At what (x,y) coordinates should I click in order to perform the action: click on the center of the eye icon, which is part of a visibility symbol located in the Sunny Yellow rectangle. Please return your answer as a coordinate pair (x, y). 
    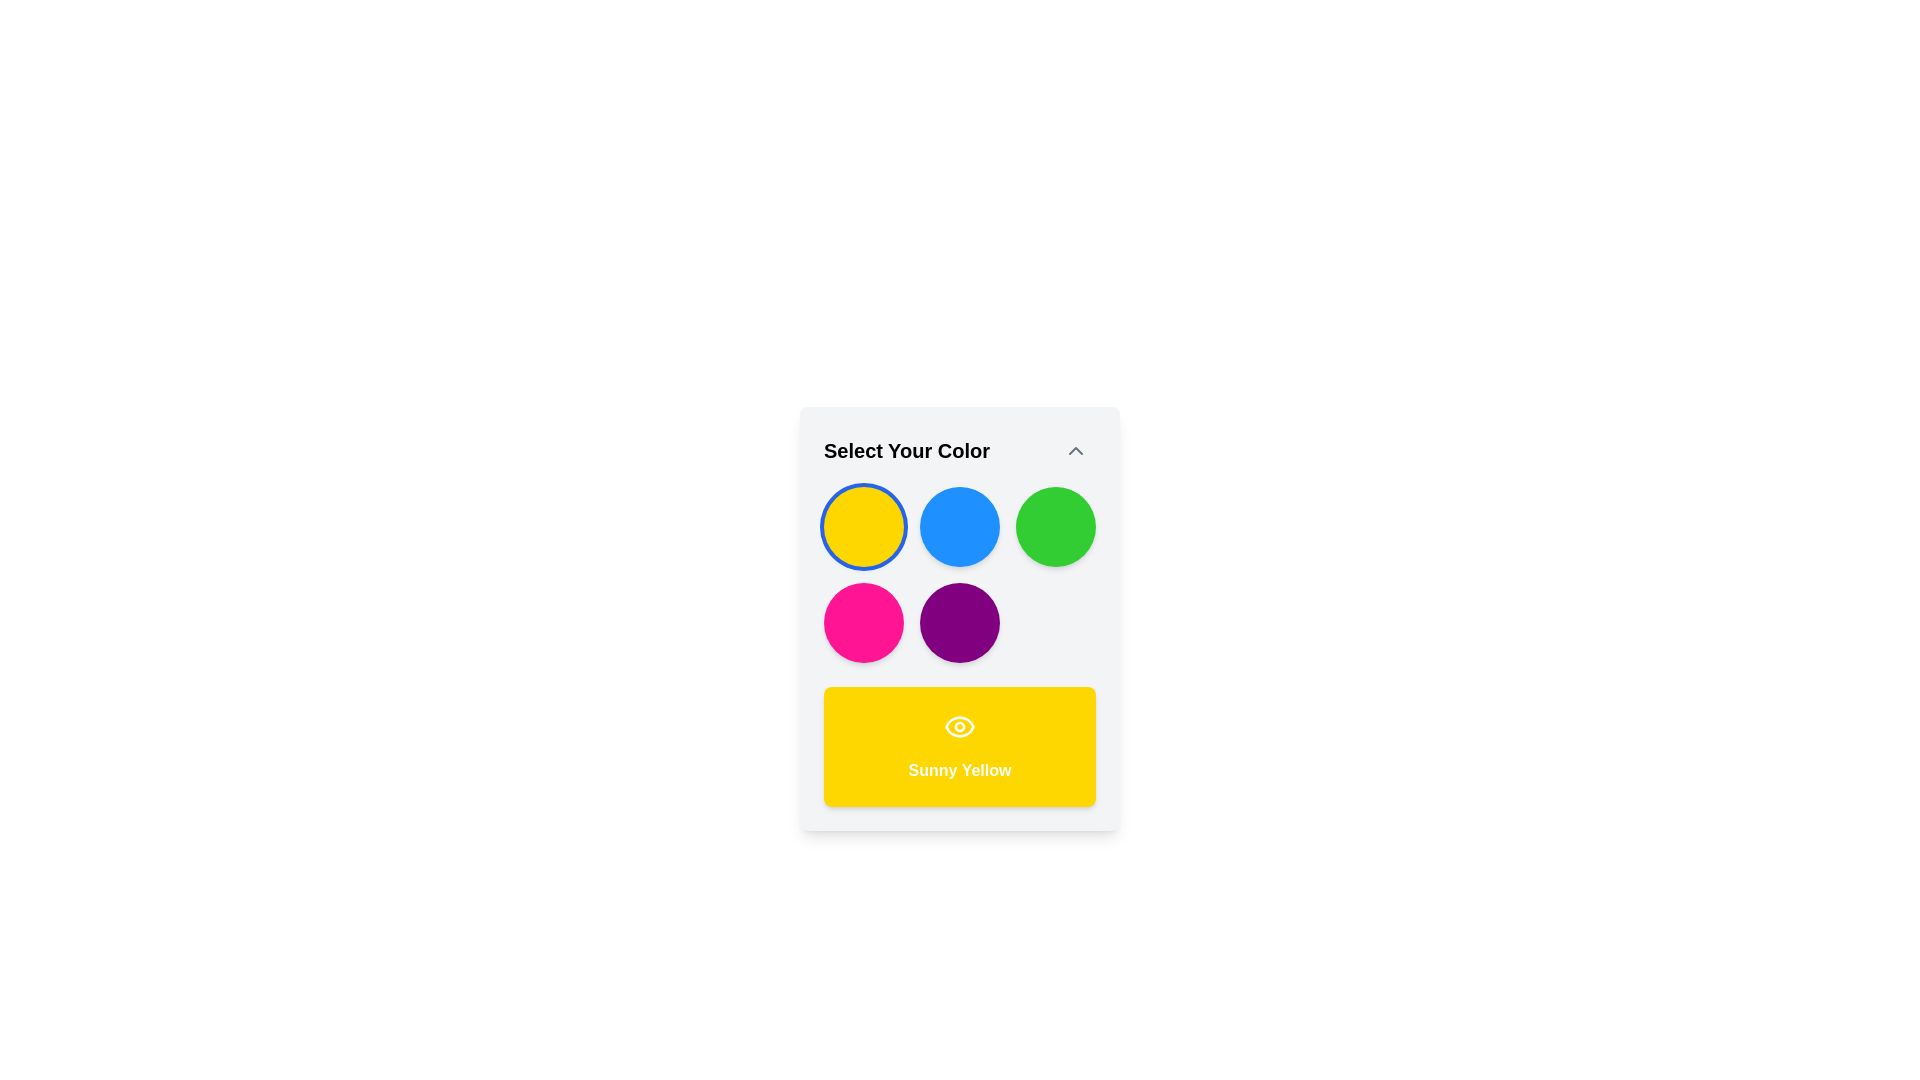
    Looking at the image, I should click on (960, 726).